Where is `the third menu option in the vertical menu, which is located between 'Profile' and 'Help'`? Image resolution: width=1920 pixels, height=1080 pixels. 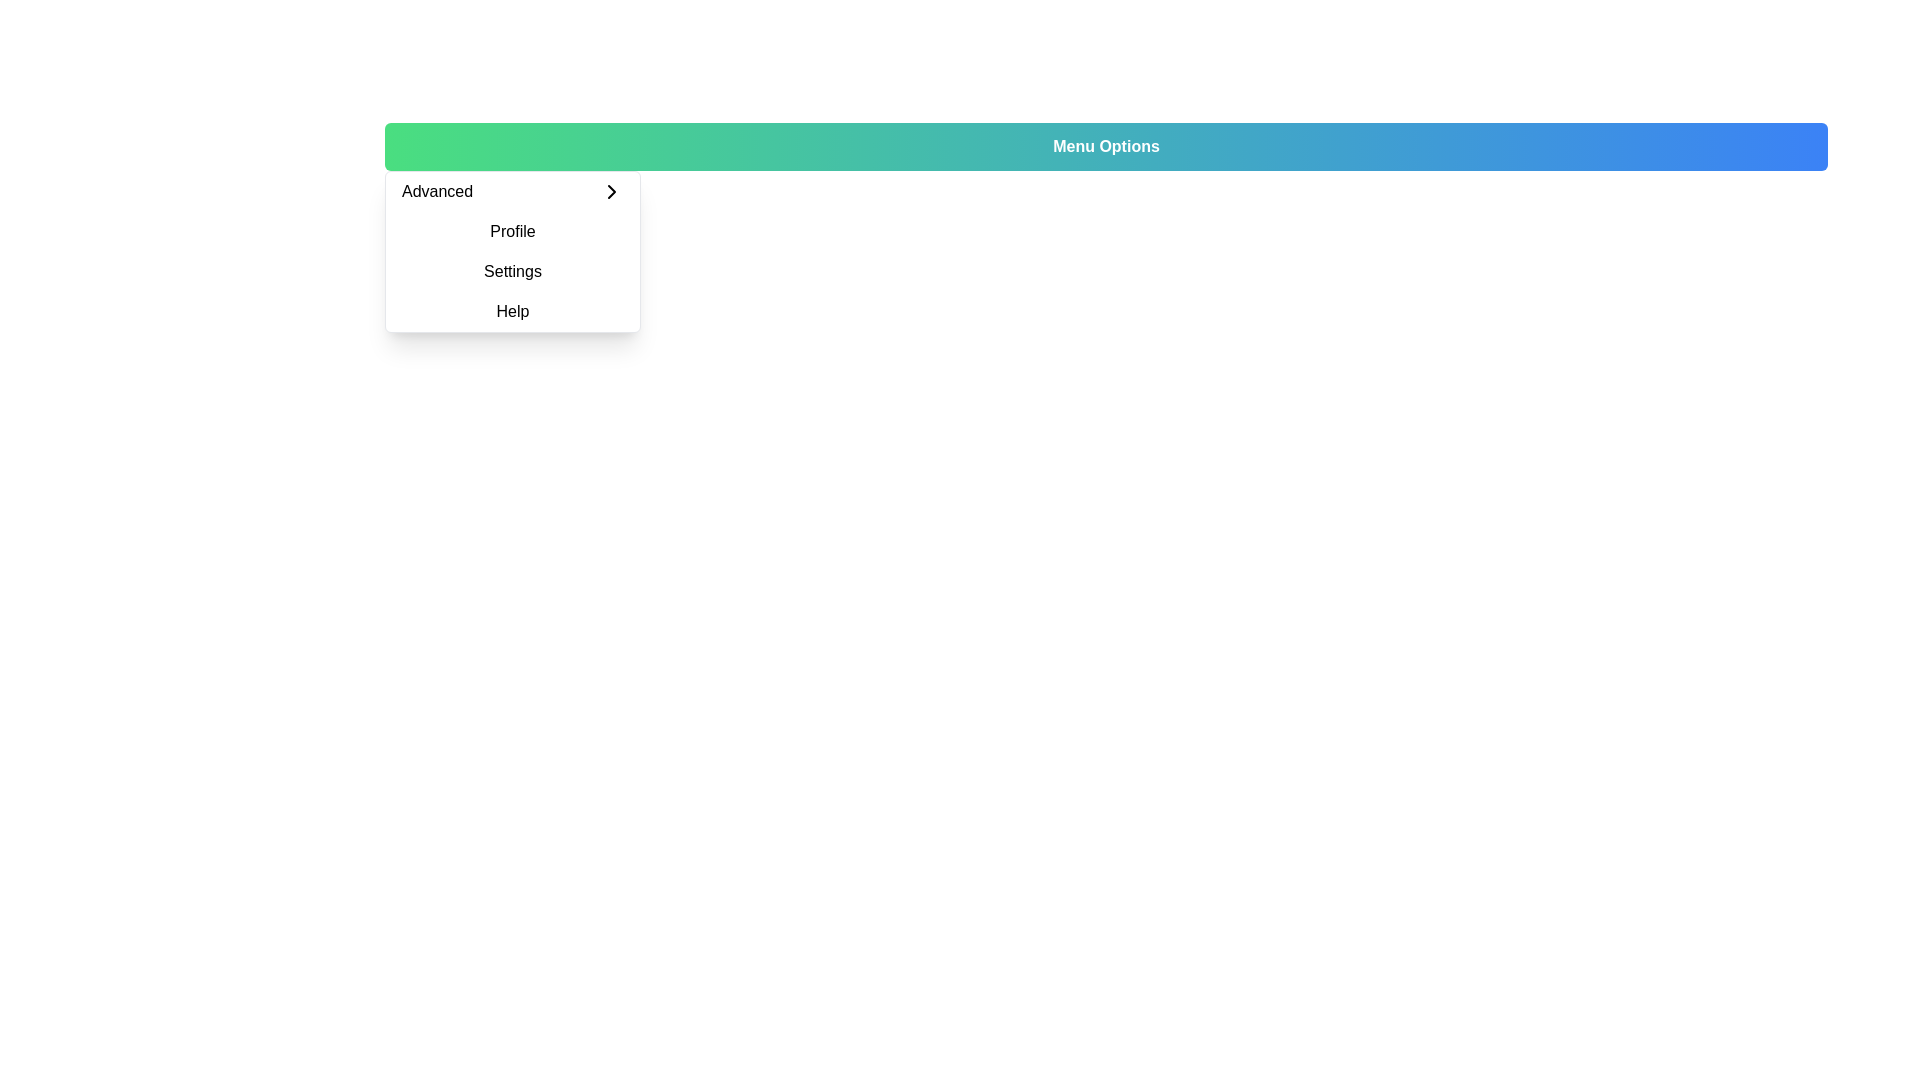
the third menu option in the vertical menu, which is located between 'Profile' and 'Help' is located at coordinates (513, 250).